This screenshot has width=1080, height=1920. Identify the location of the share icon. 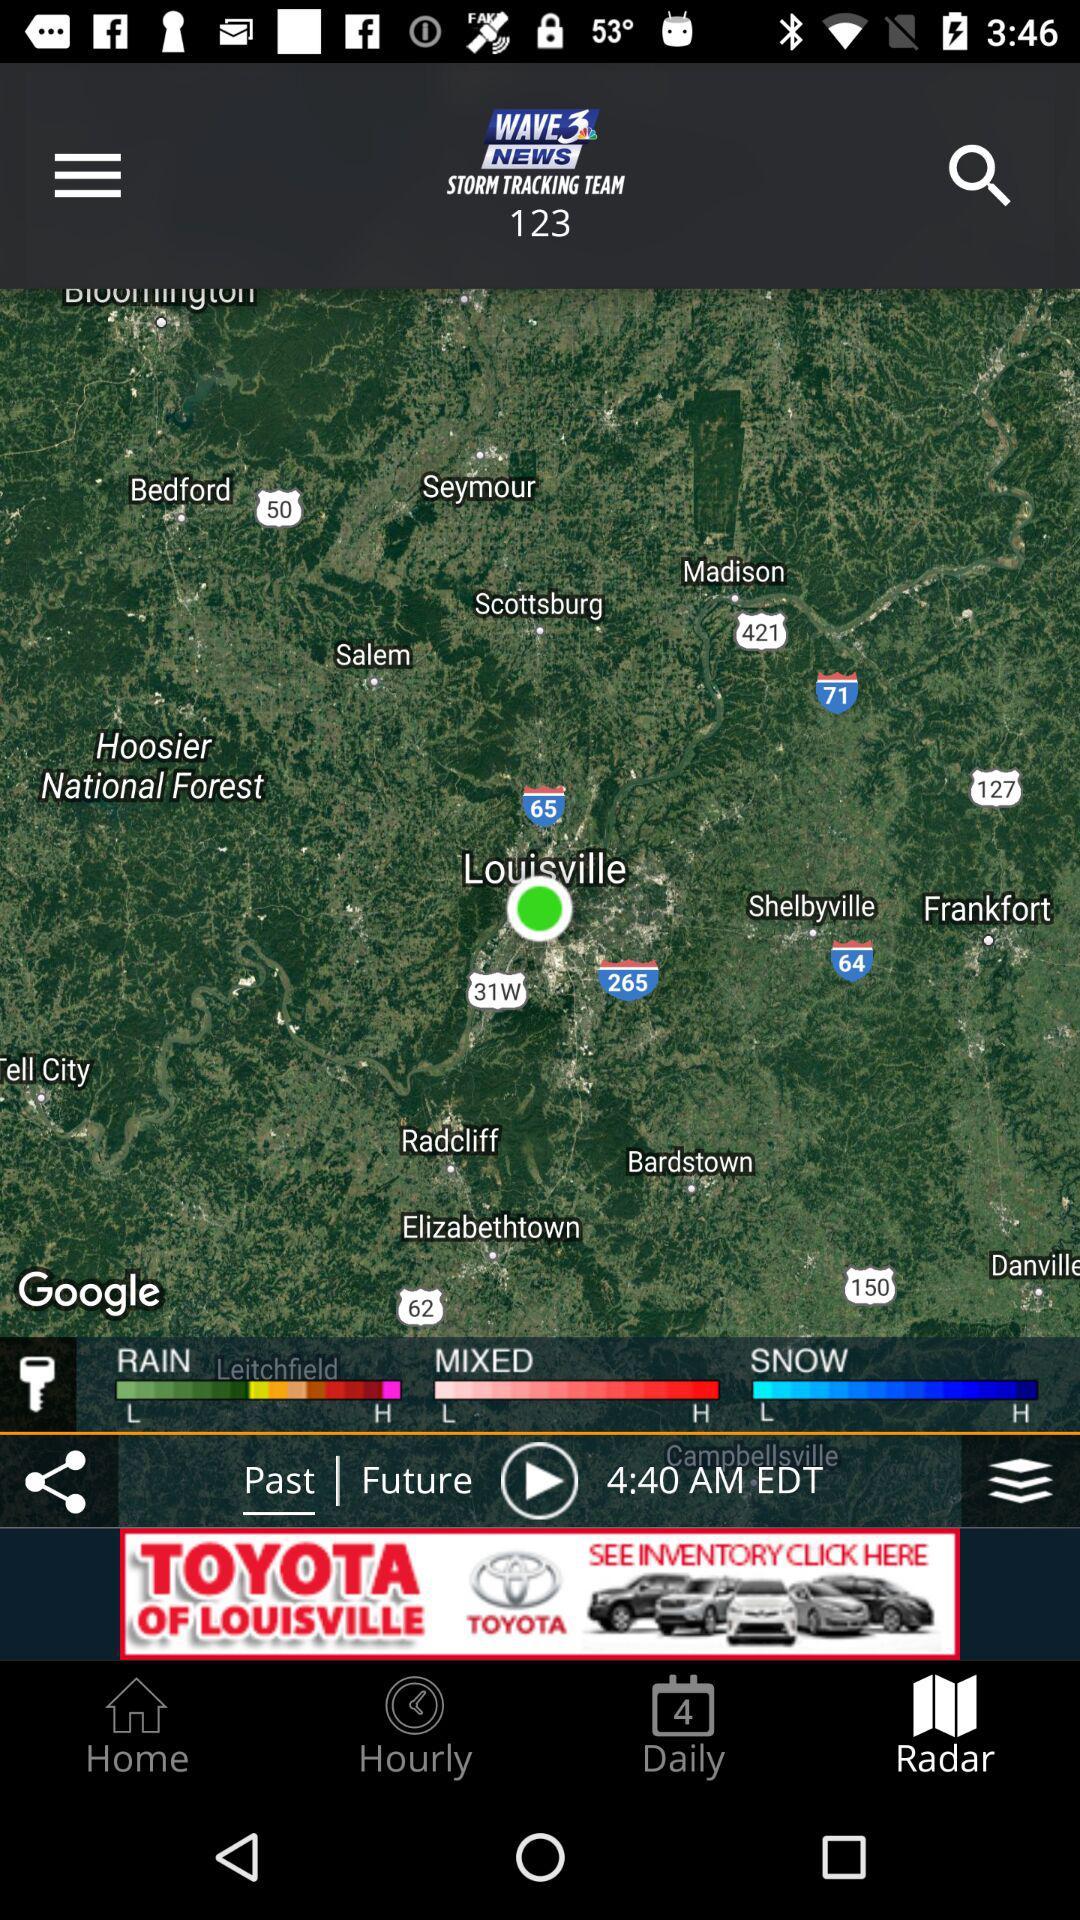
(58, 1480).